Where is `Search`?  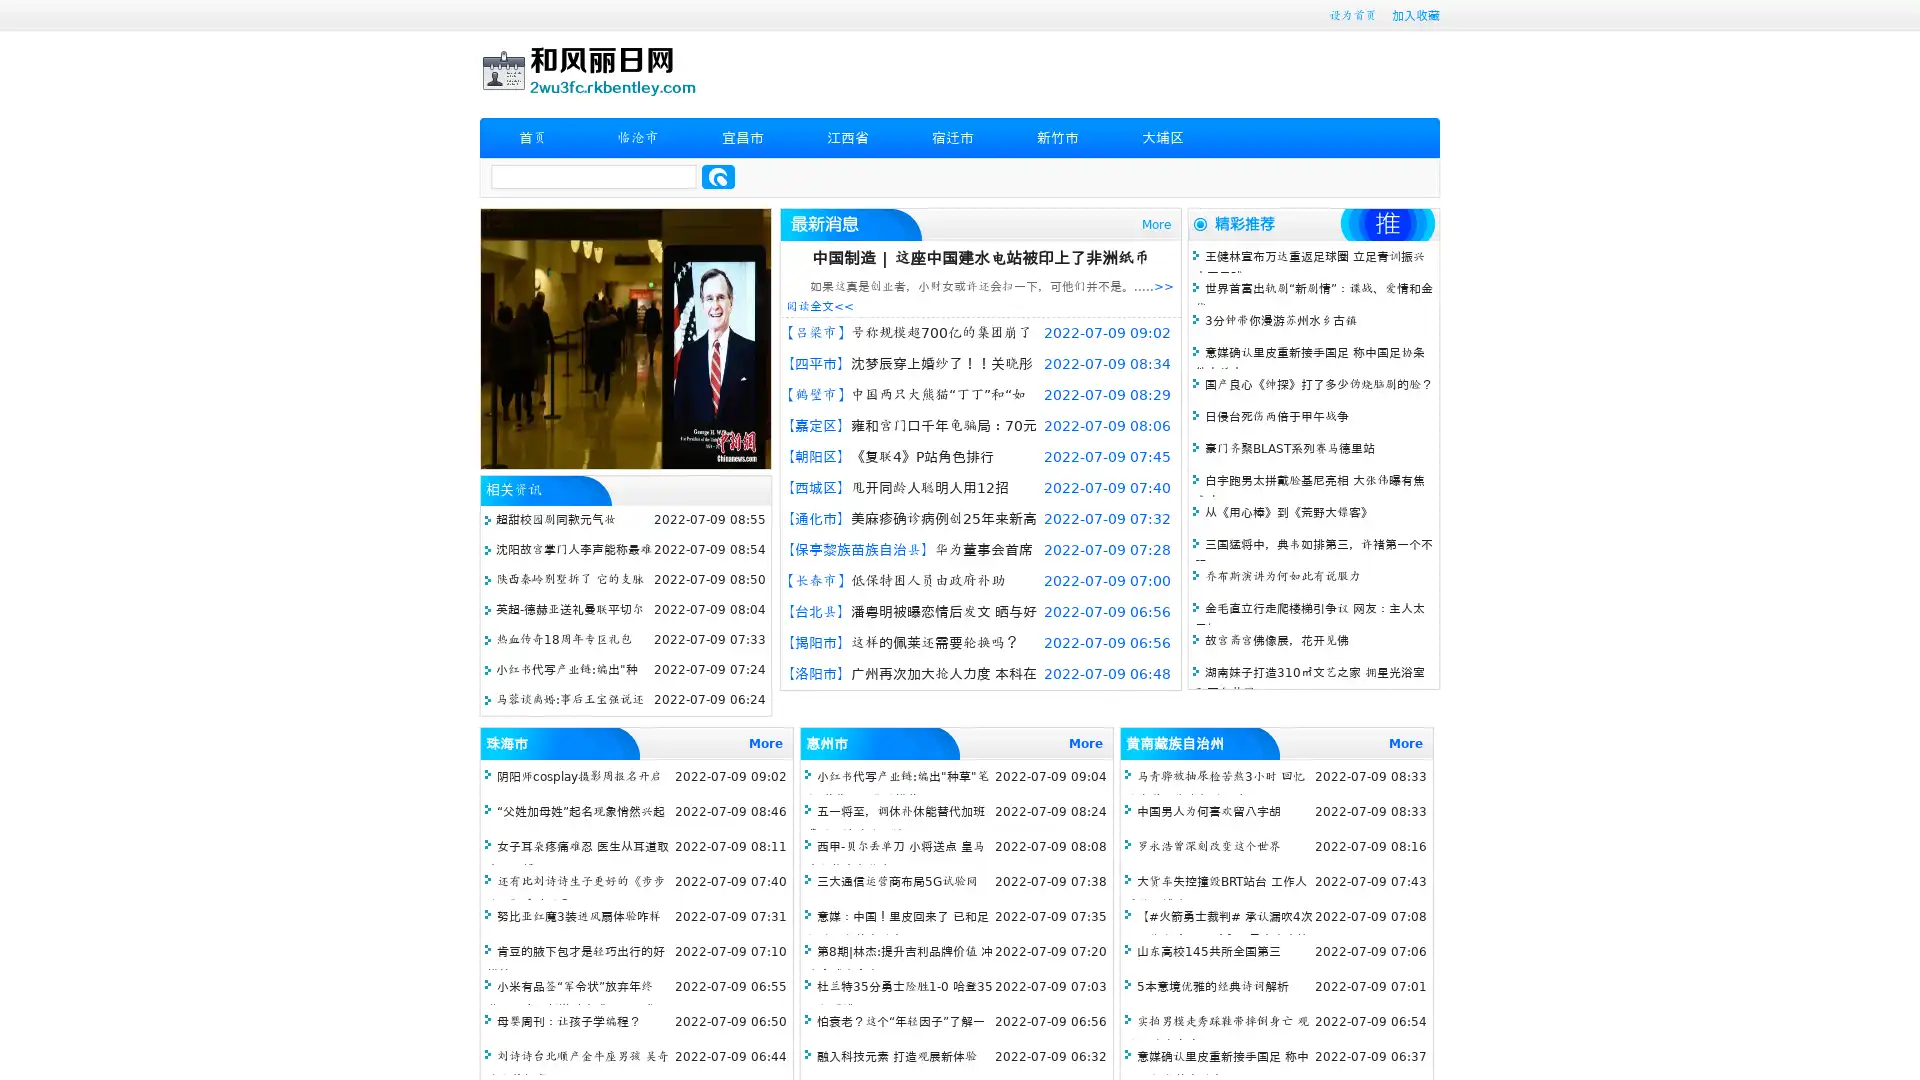 Search is located at coordinates (718, 176).